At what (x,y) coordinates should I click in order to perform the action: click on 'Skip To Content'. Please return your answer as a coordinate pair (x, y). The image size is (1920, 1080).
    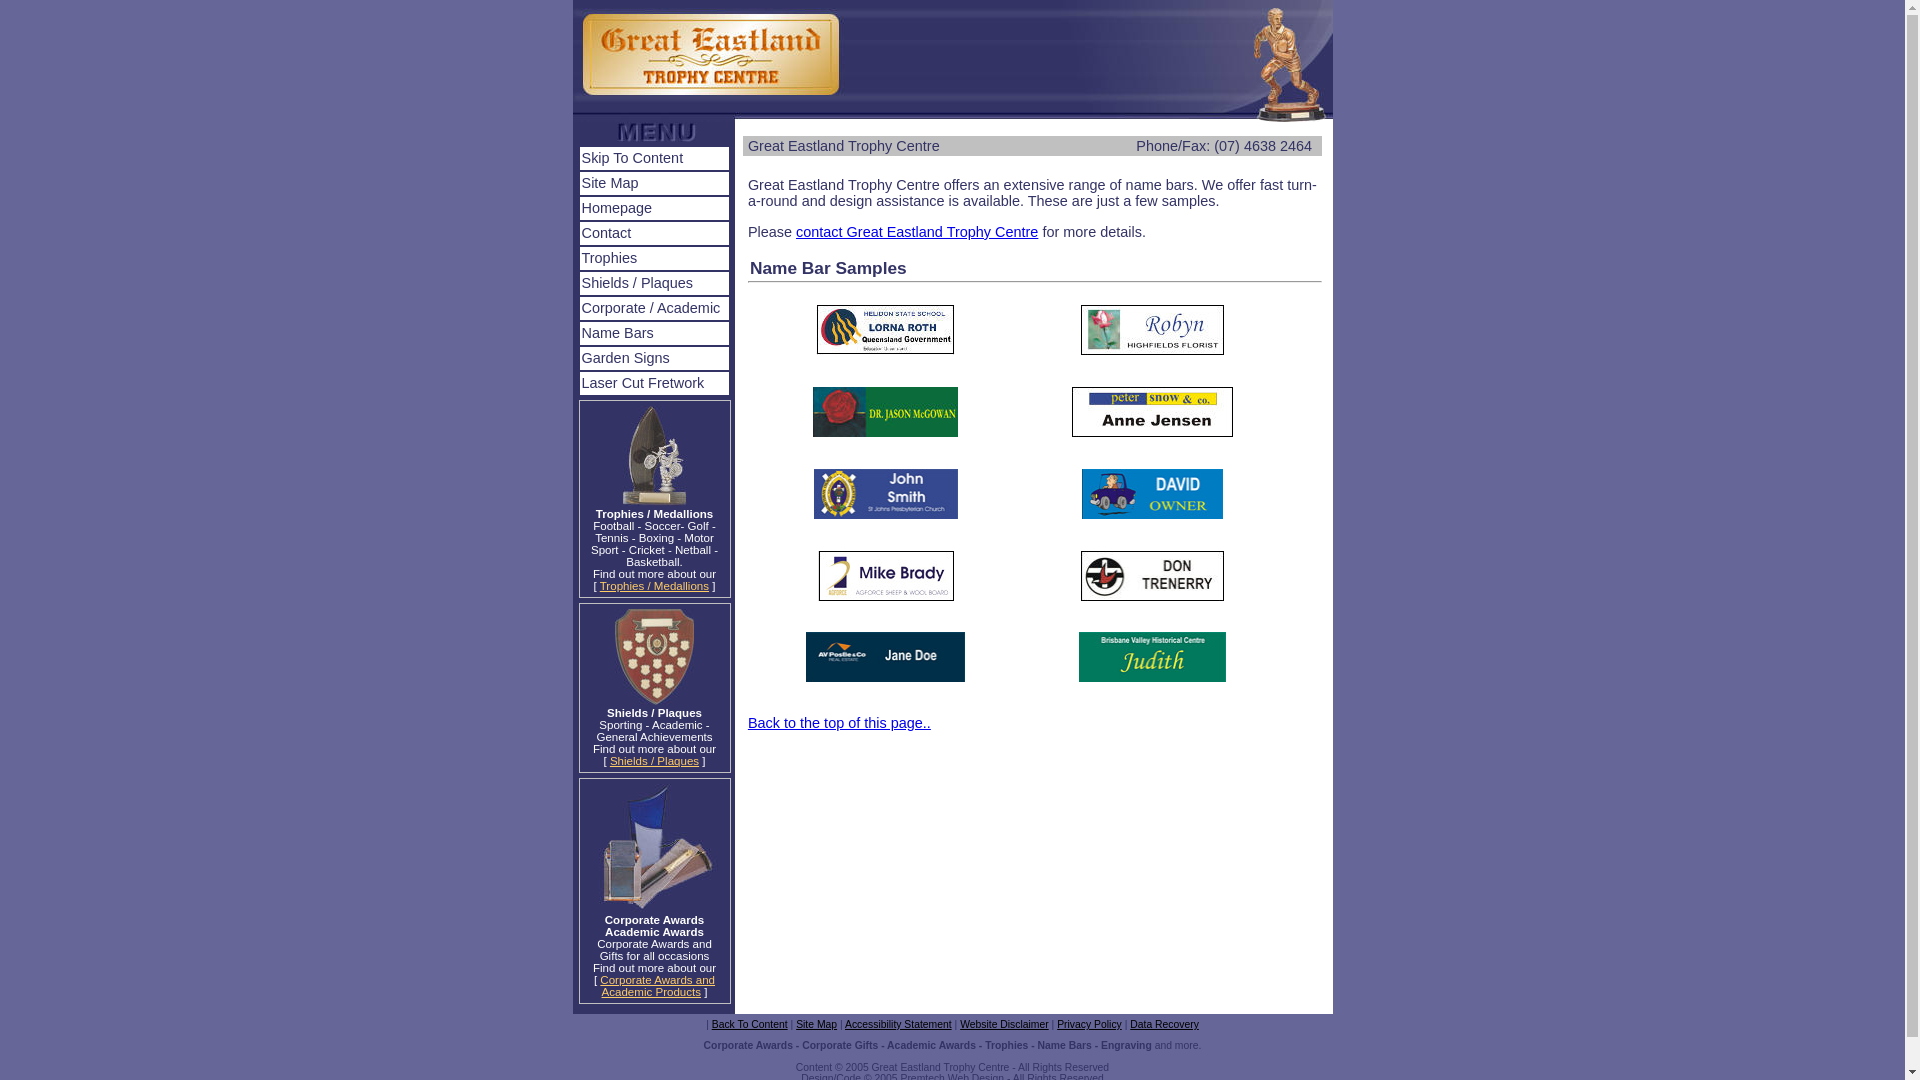
    Looking at the image, I should click on (654, 157).